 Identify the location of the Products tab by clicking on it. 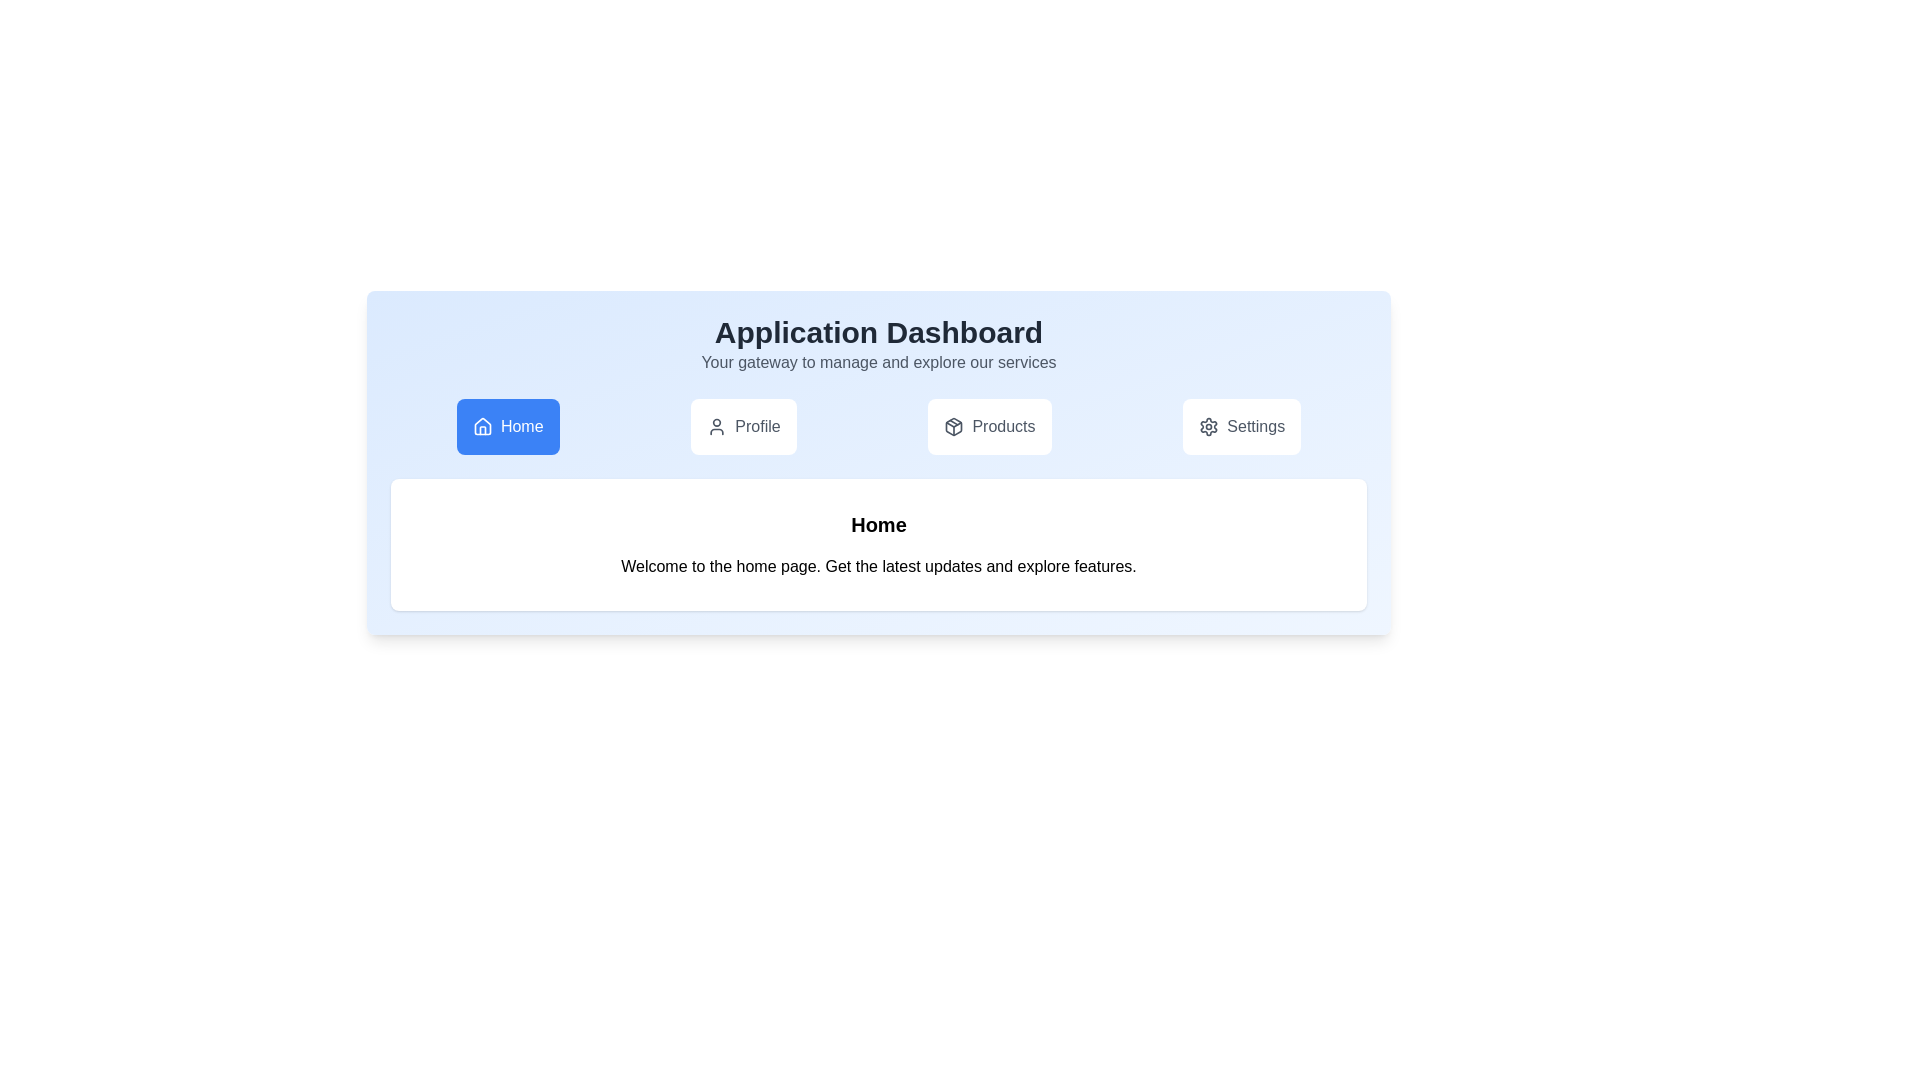
(989, 426).